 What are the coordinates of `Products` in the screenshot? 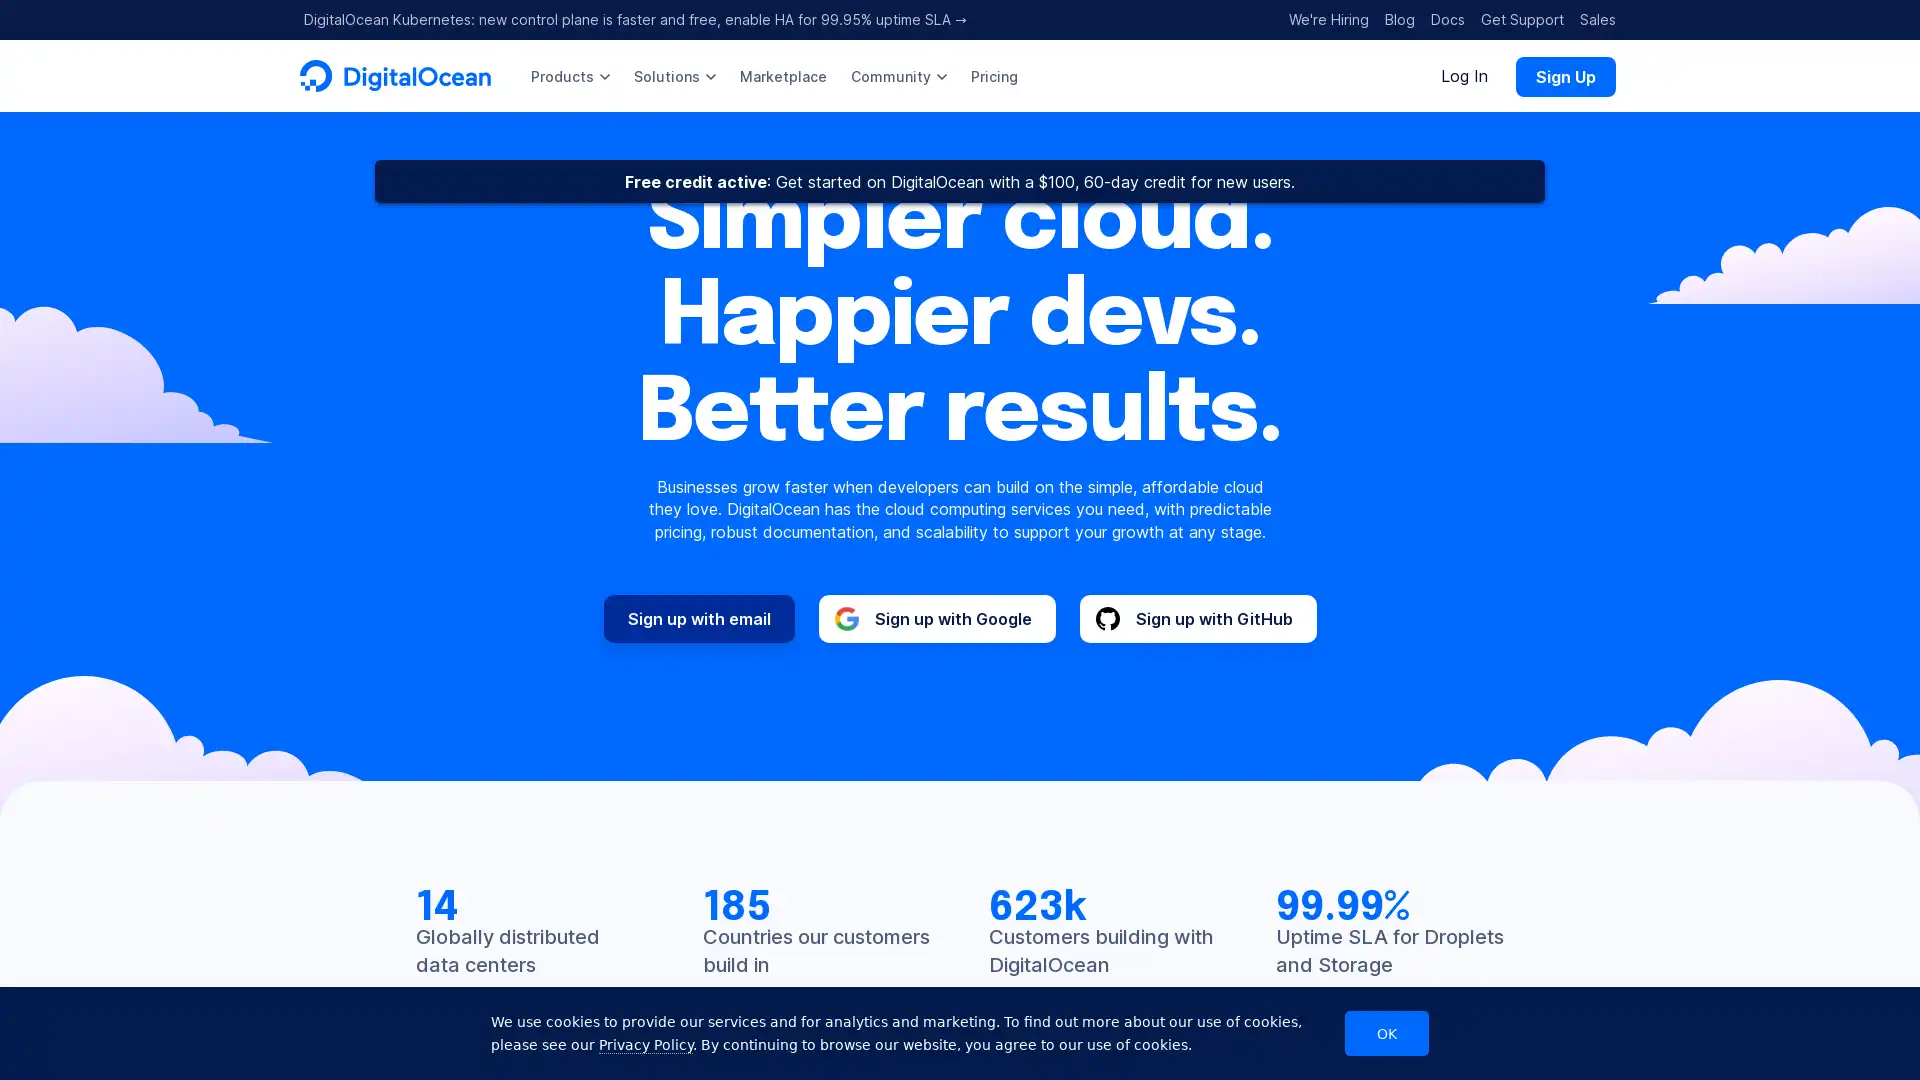 It's located at (569, 75).